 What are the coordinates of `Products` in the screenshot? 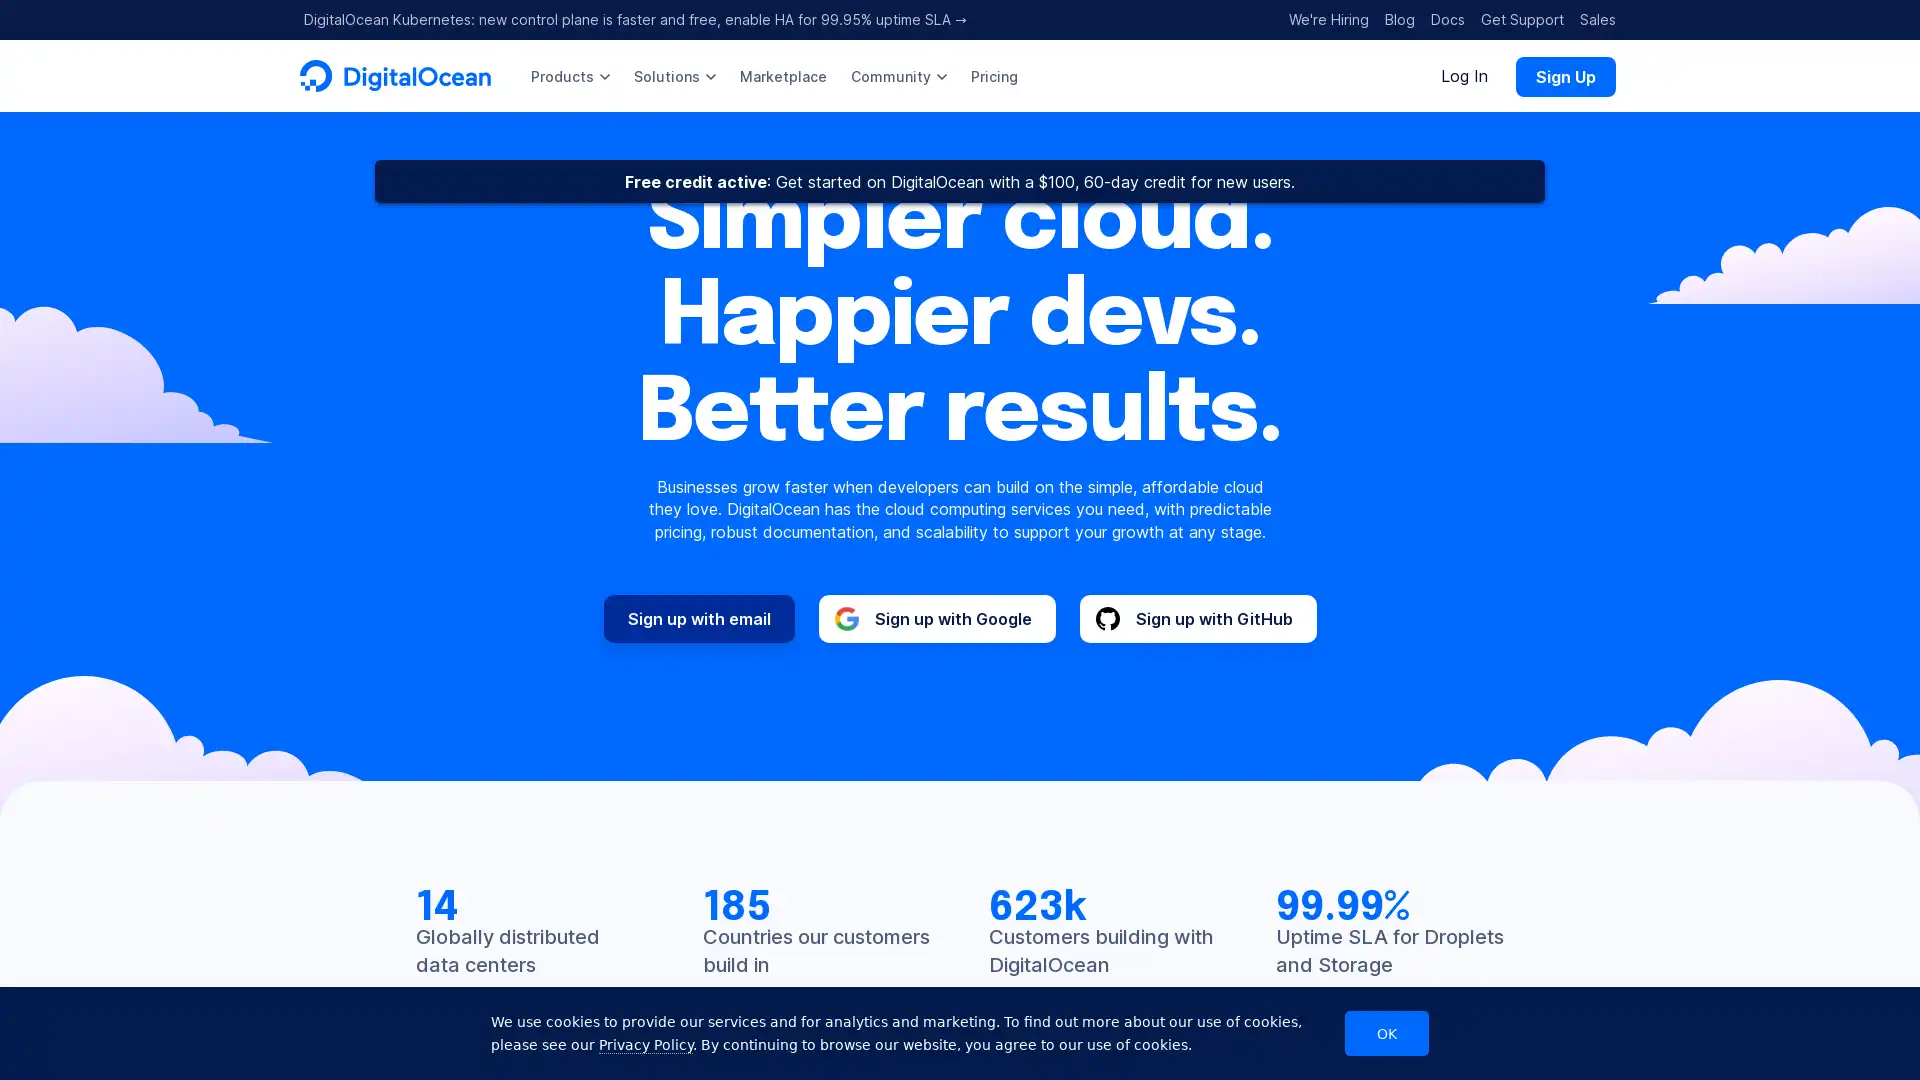 It's located at (569, 75).